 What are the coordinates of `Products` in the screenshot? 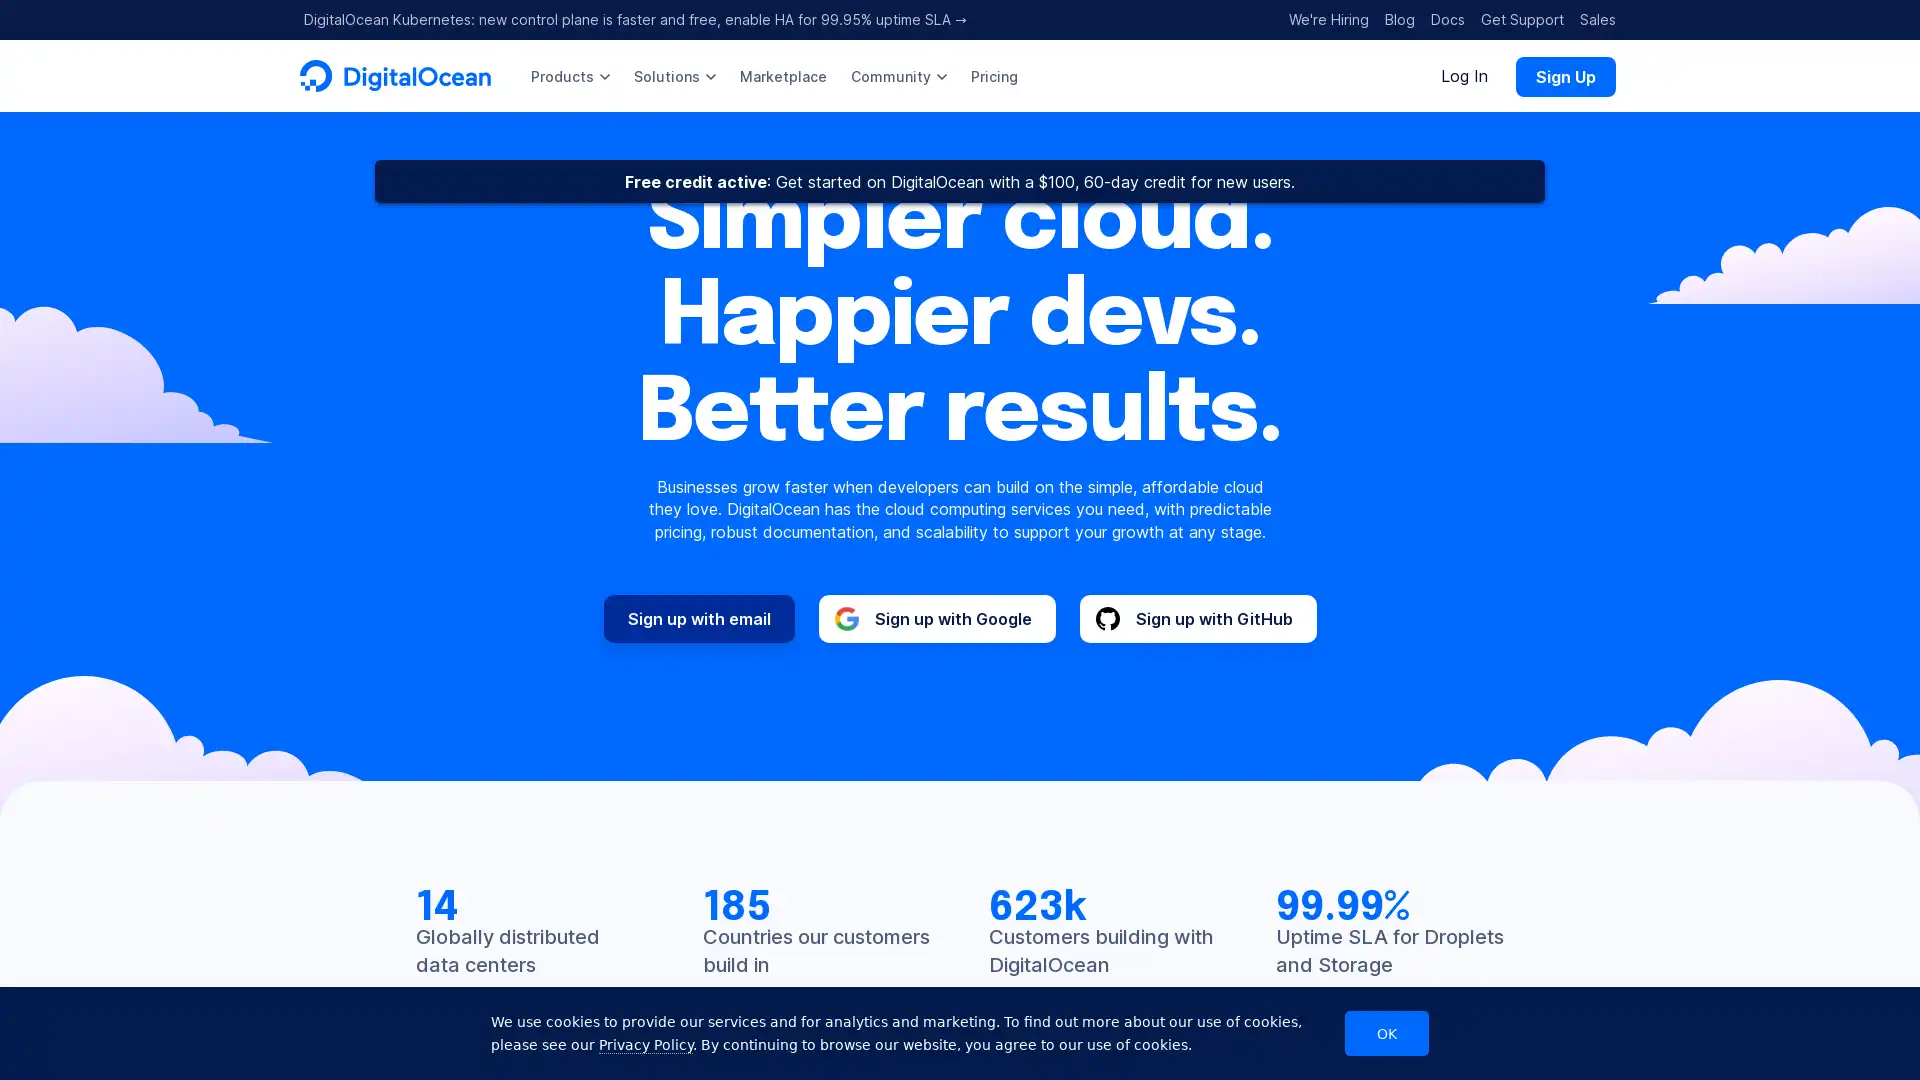 It's located at (569, 75).